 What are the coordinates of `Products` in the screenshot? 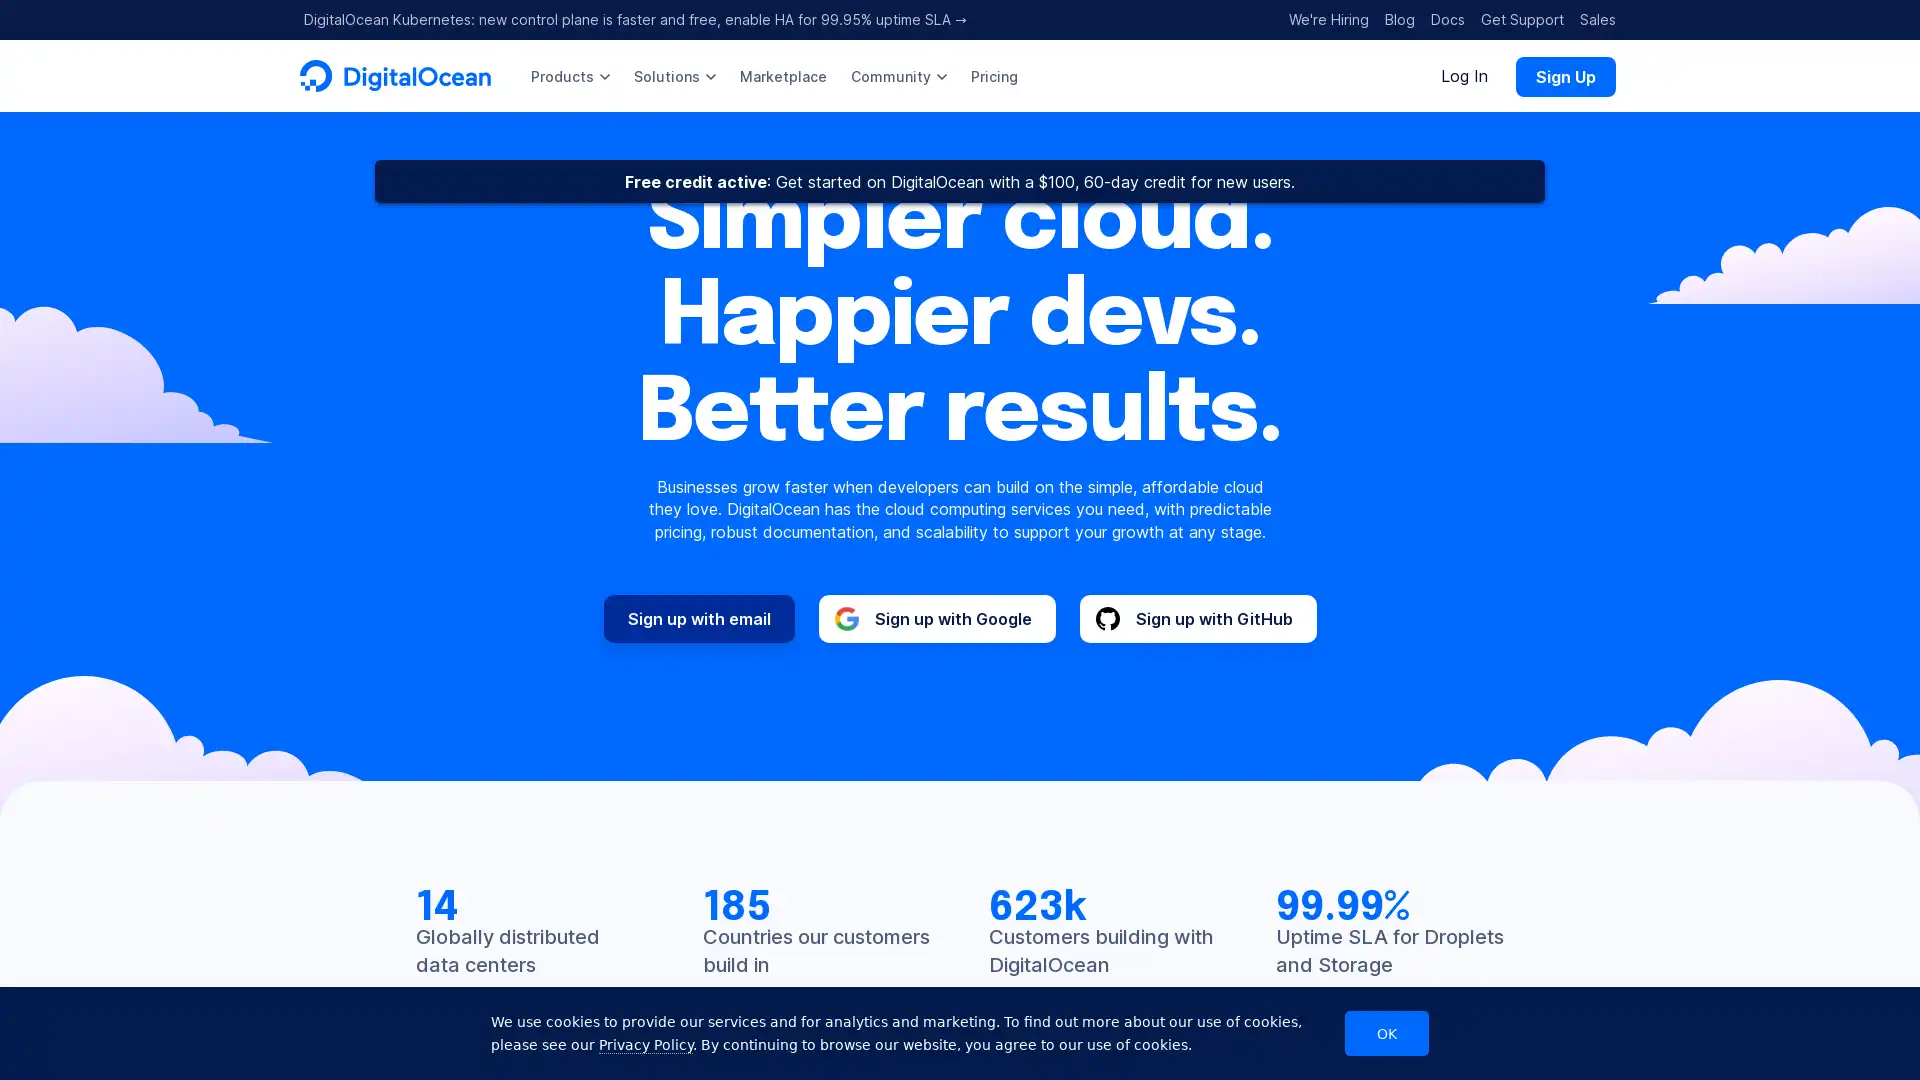 It's located at (569, 75).